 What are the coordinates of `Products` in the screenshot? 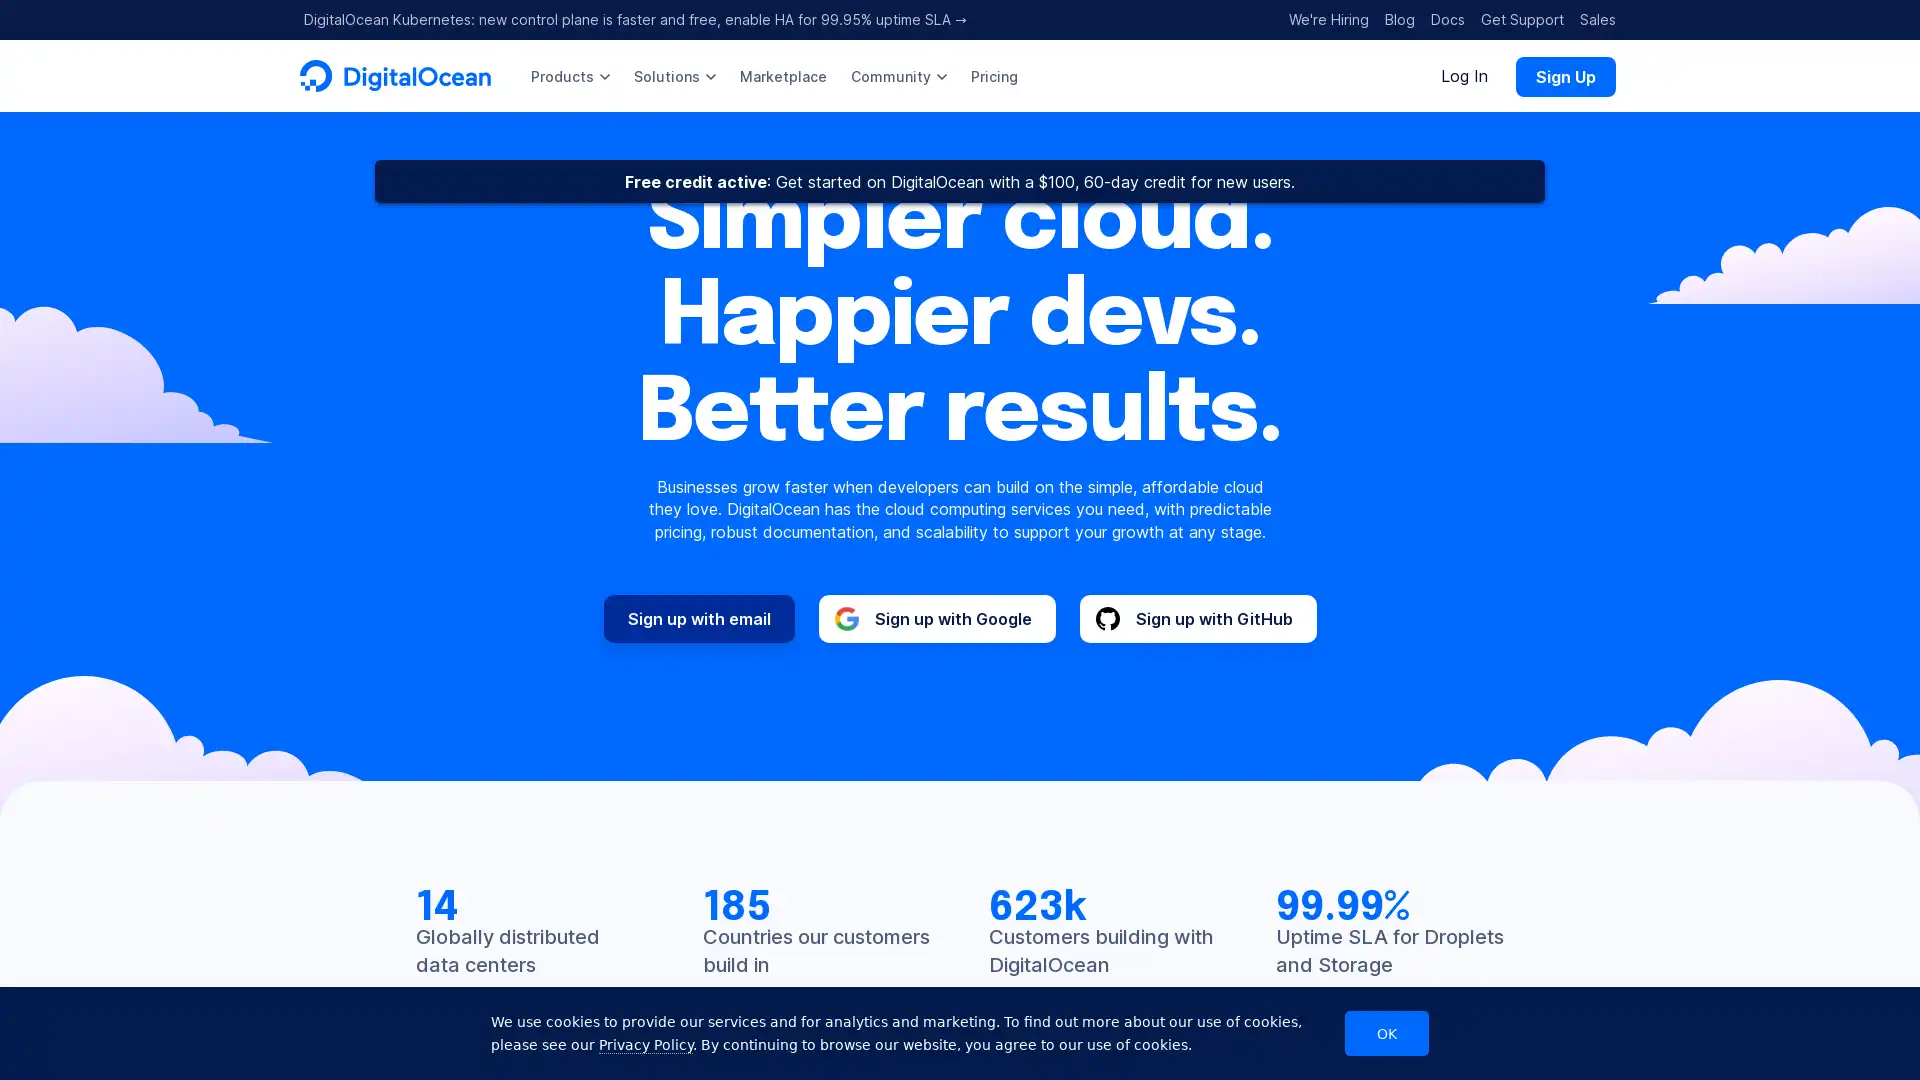 It's located at (569, 75).